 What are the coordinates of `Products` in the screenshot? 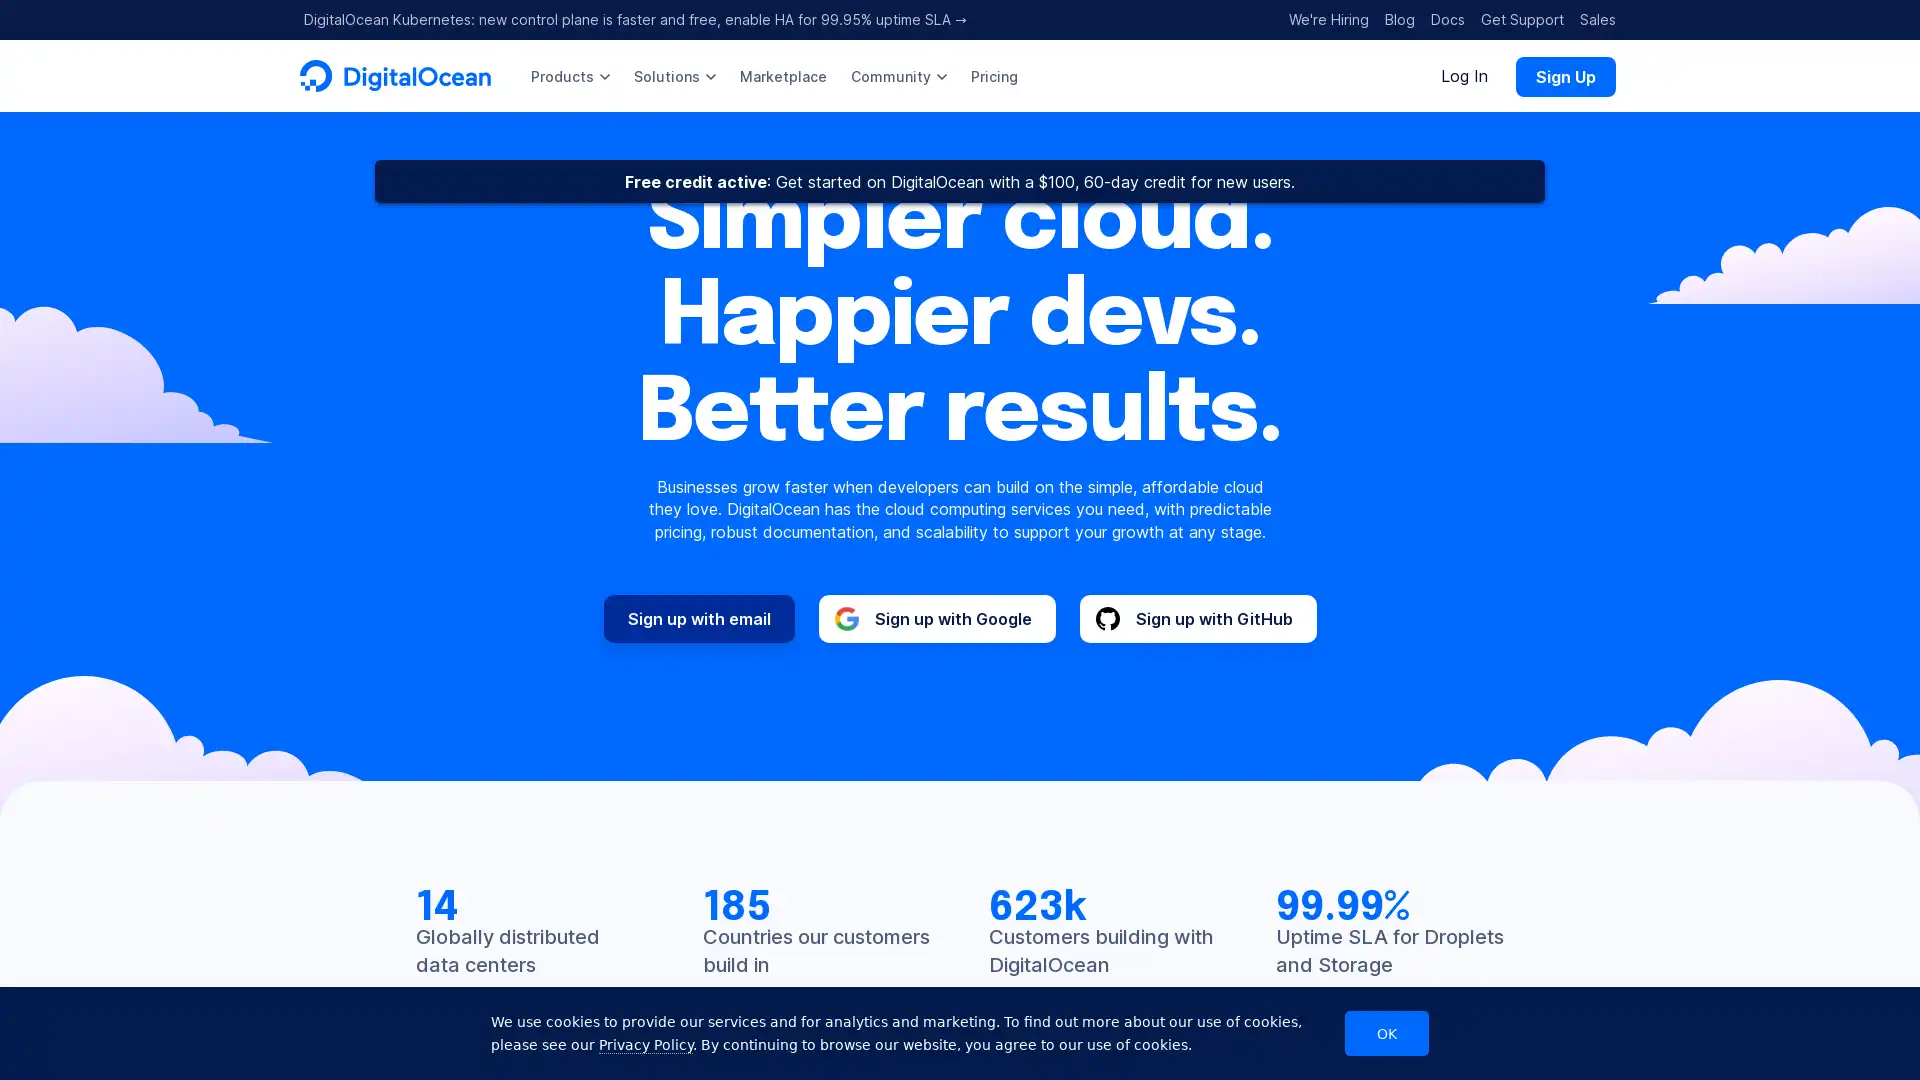 It's located at (569, 75).